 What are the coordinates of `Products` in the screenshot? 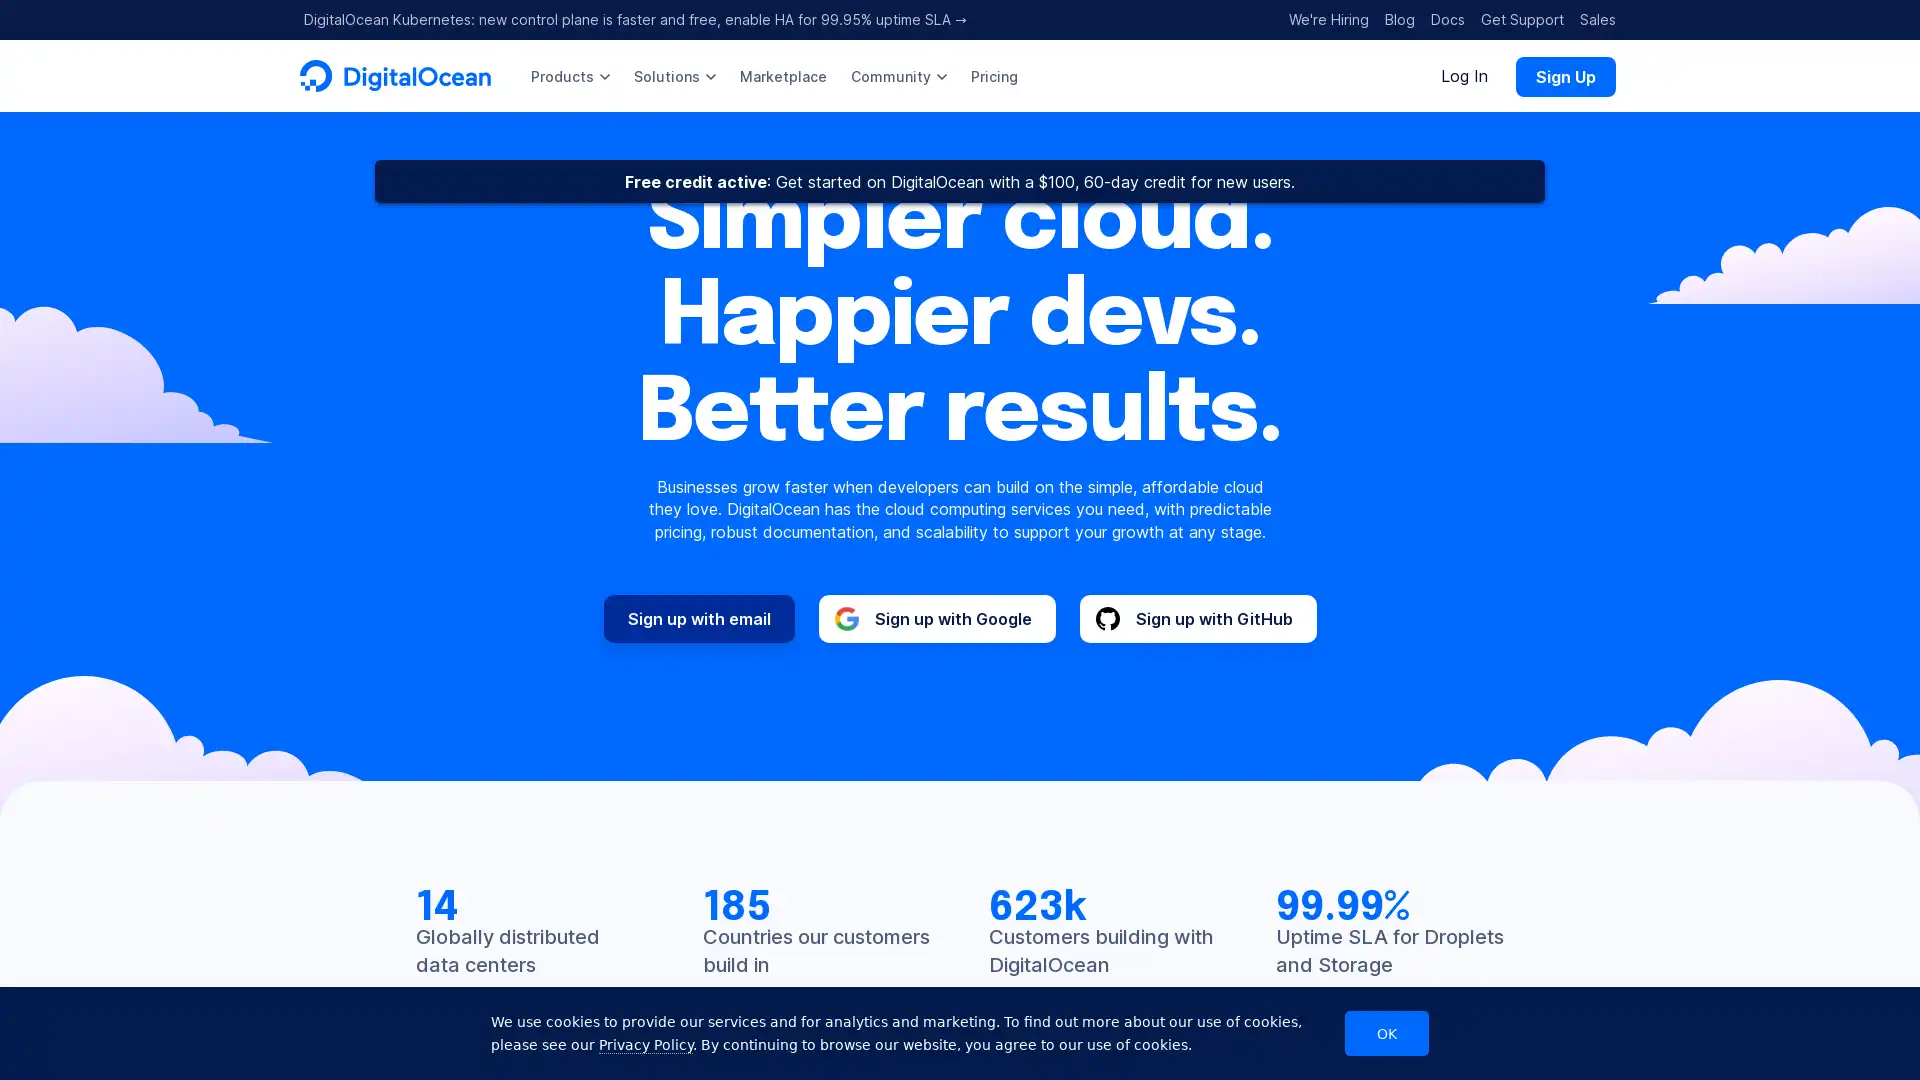 It's located at (569, 75).